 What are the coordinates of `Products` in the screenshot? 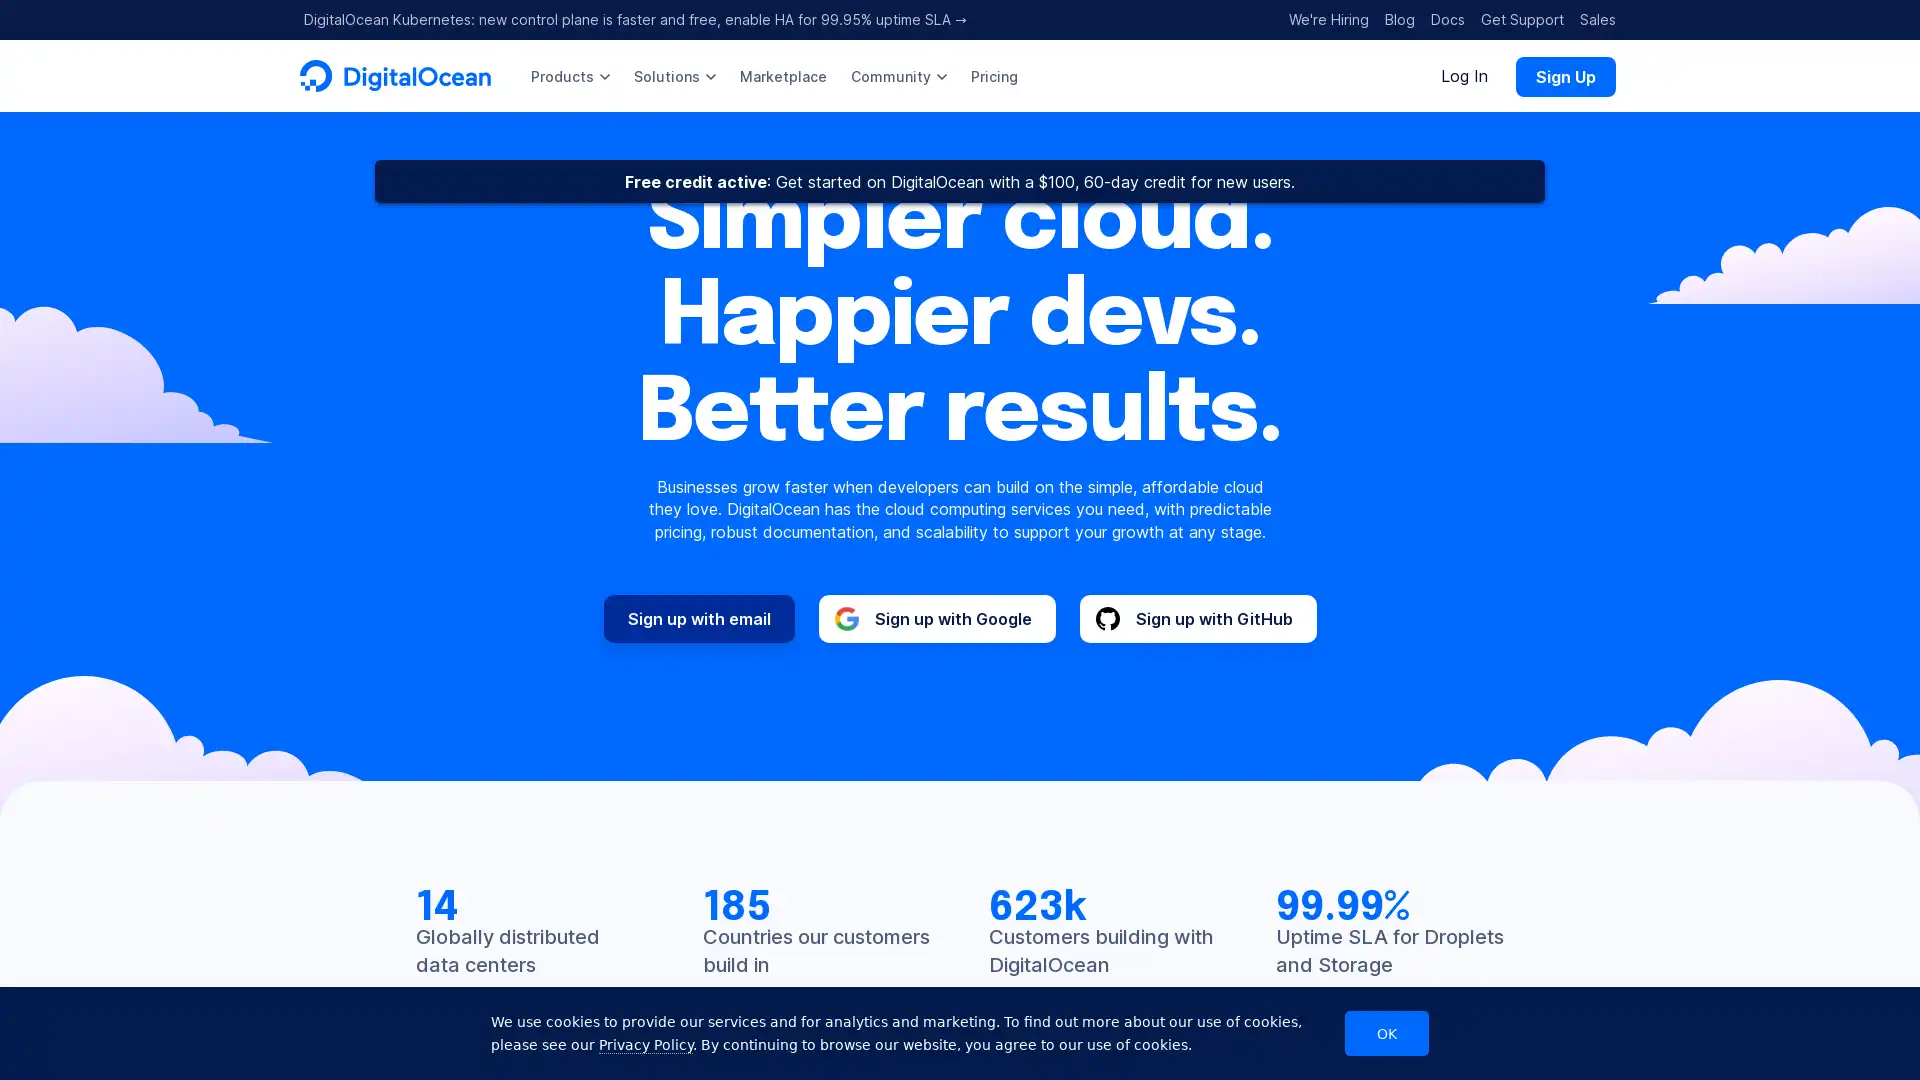 It's located at (569, 75).